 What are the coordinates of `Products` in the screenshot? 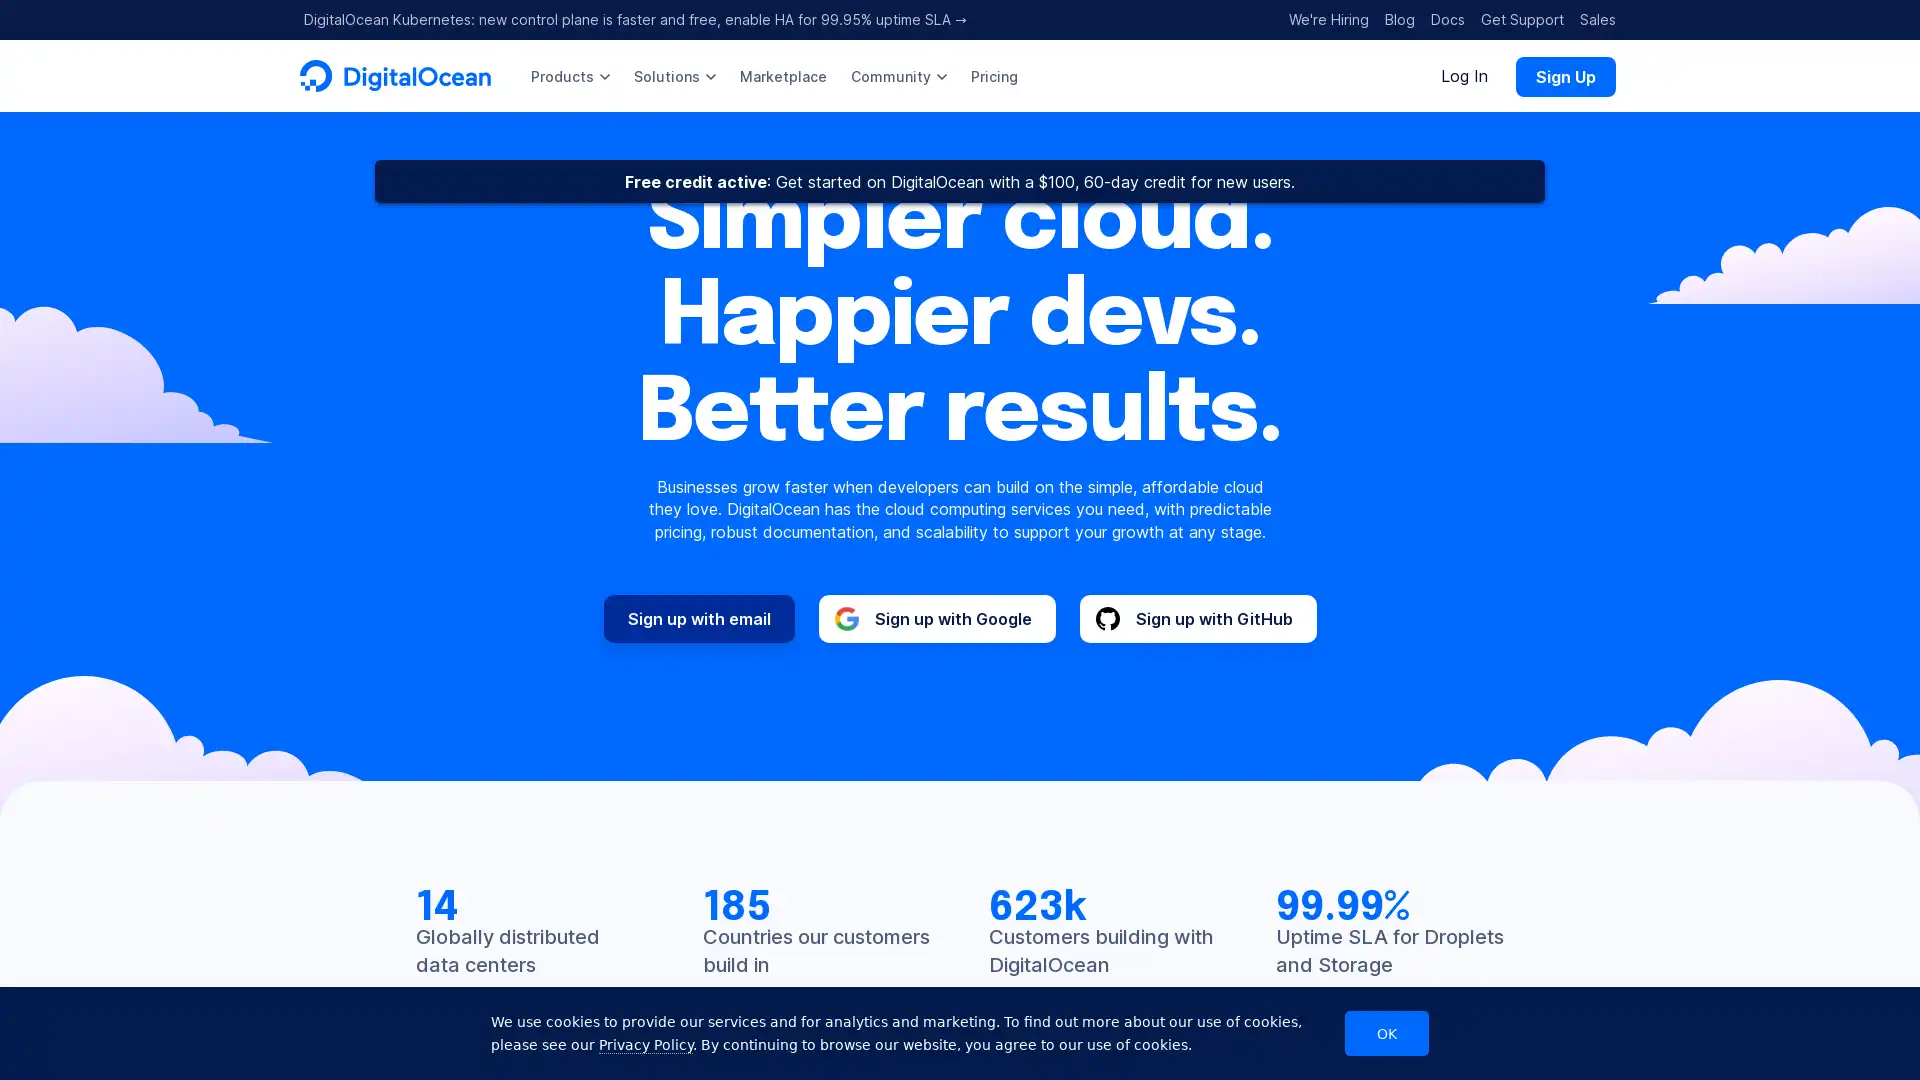 It's located at (569, 75).